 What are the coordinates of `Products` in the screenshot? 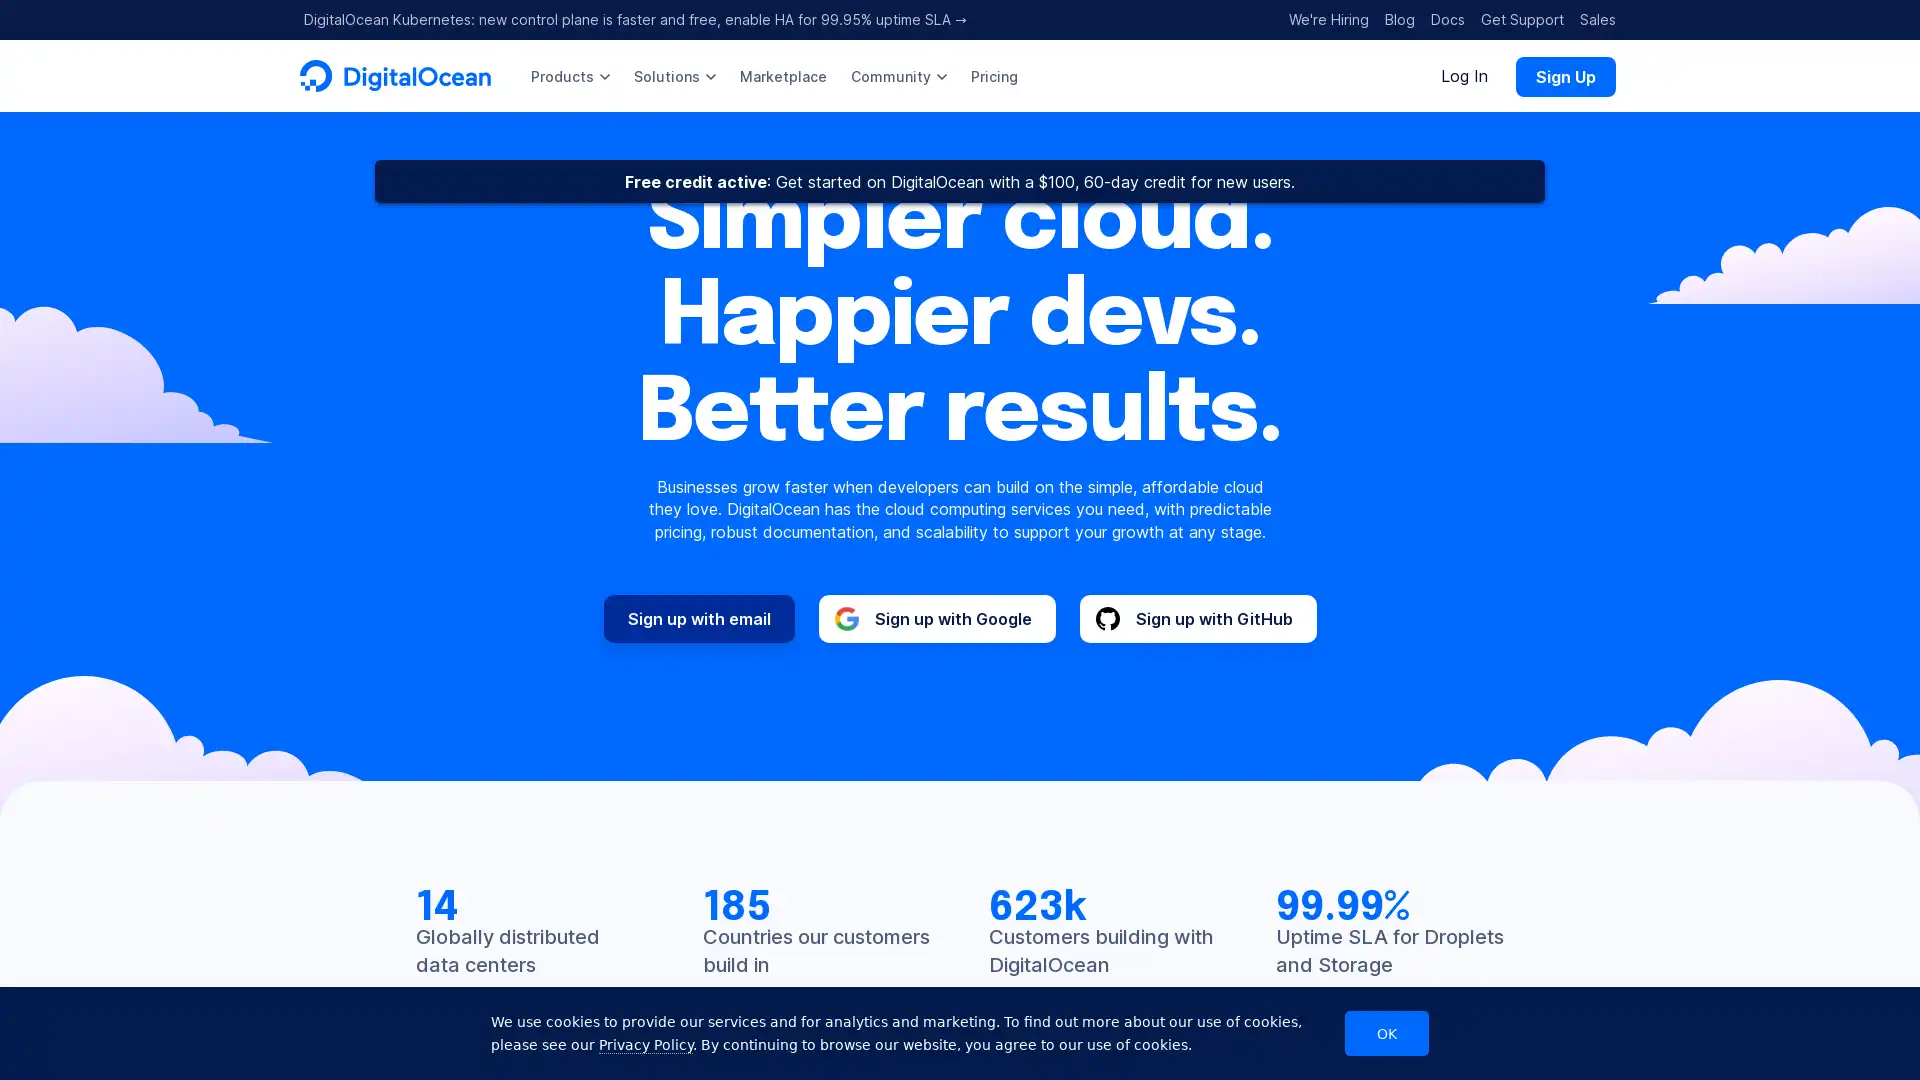 It's located at (569, 75).